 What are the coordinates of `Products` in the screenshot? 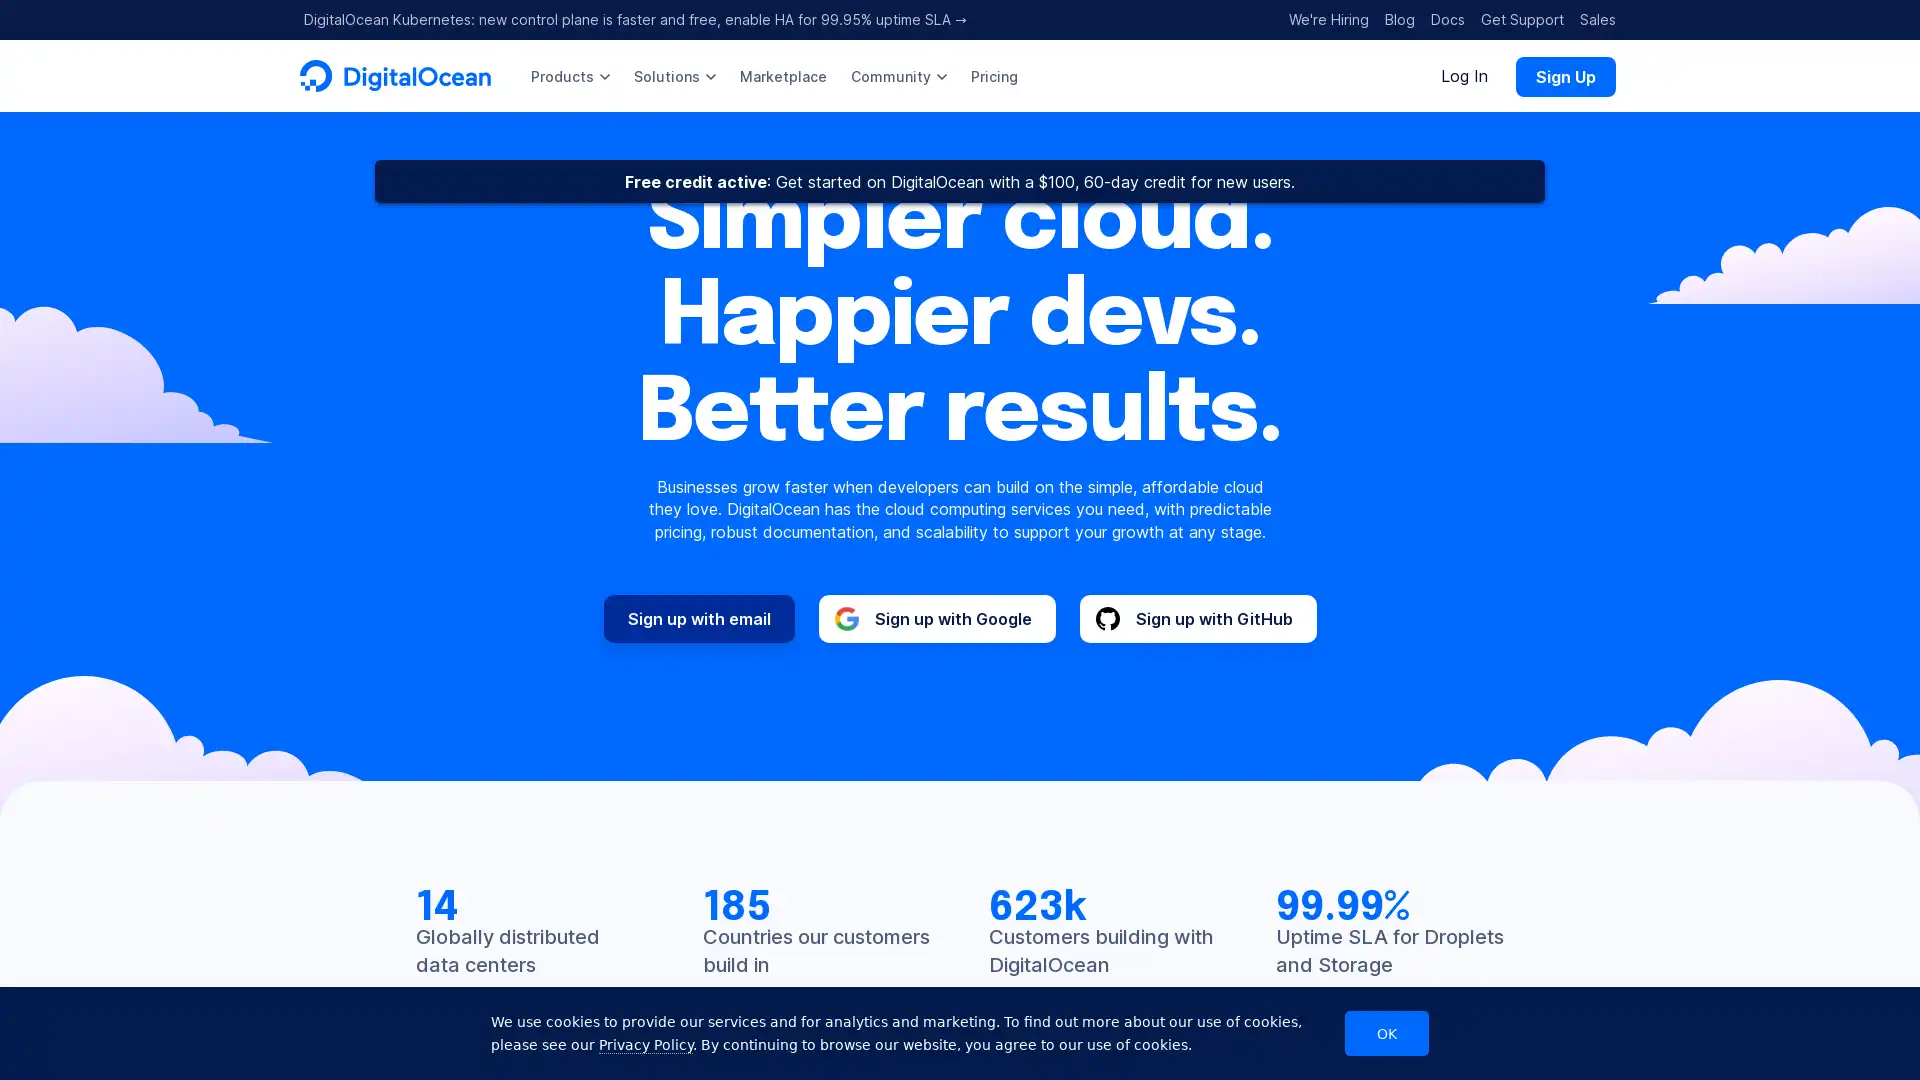 It's located at (569, 75).